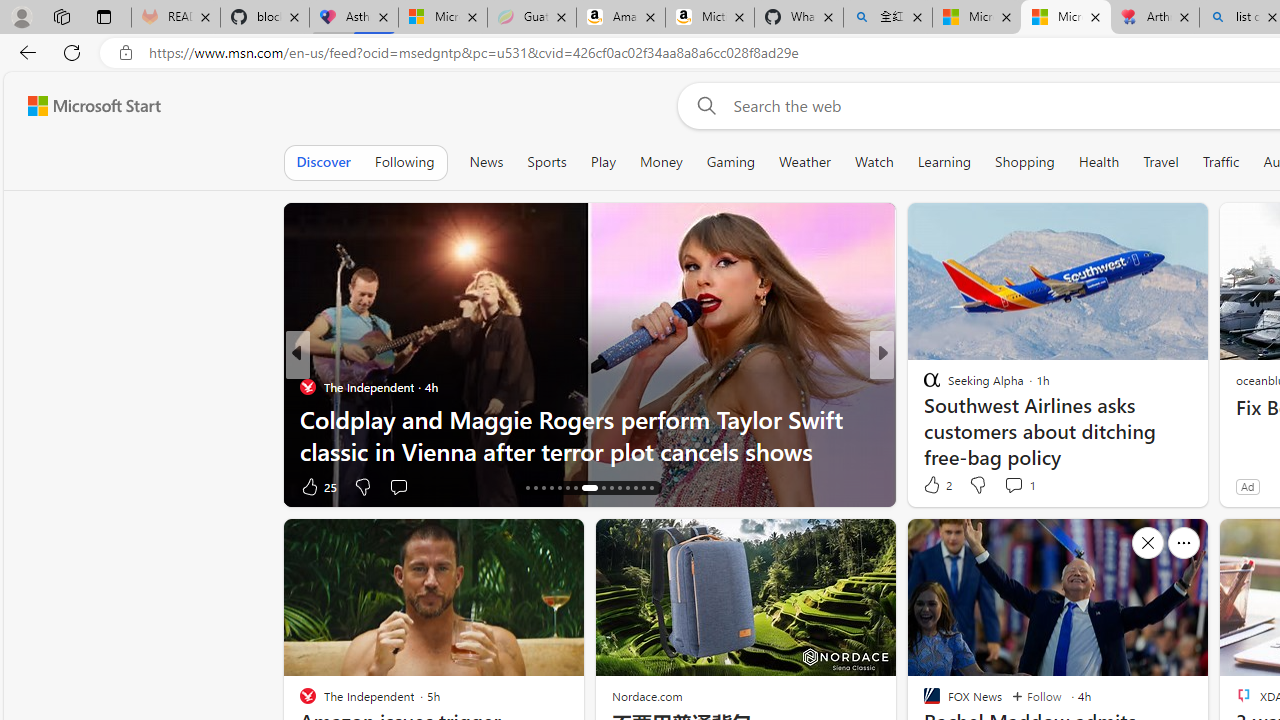  What do you see at coordinates (543, 488) in the screenshot?
I see `'AutomationID: tab-18'` at bounding box center [543, 488].